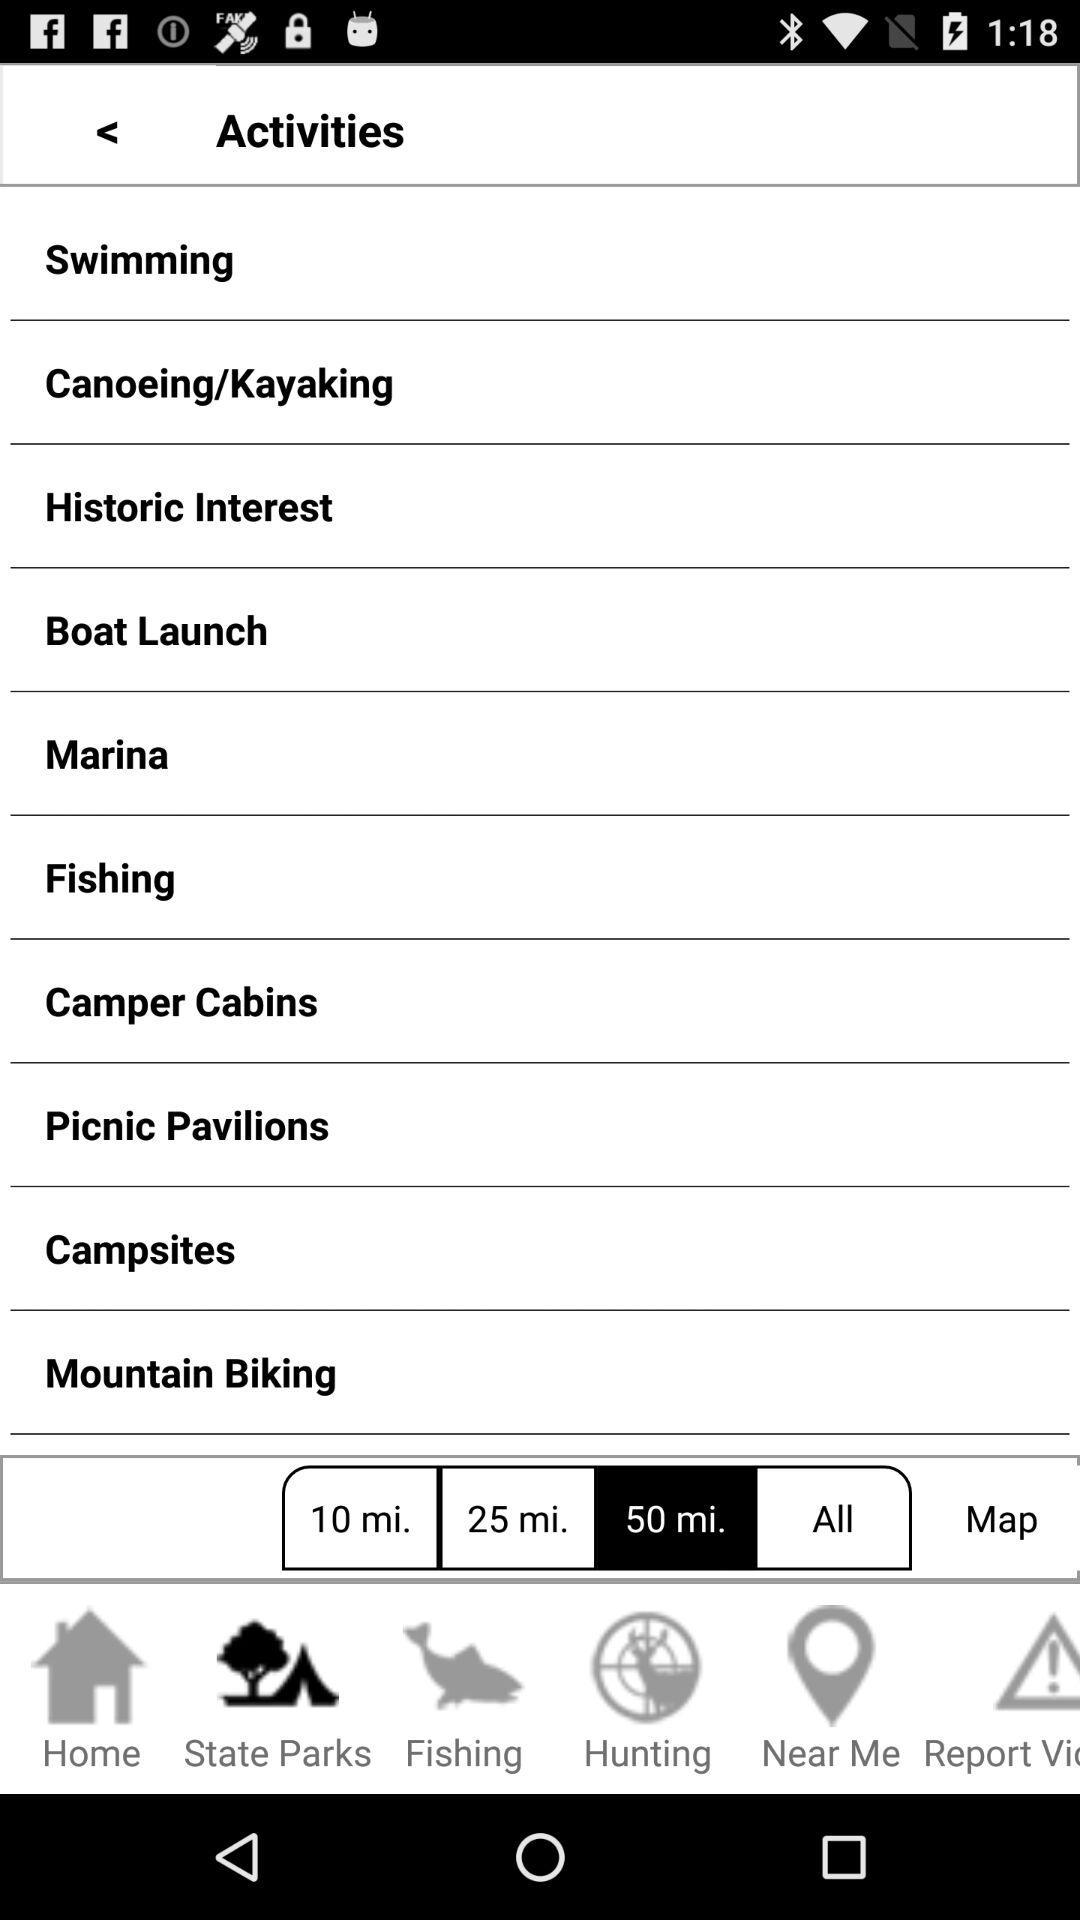 This screenshot has width=1080, height=1920. I want to click on icon to the right of the hunting, so click(831, 1689).